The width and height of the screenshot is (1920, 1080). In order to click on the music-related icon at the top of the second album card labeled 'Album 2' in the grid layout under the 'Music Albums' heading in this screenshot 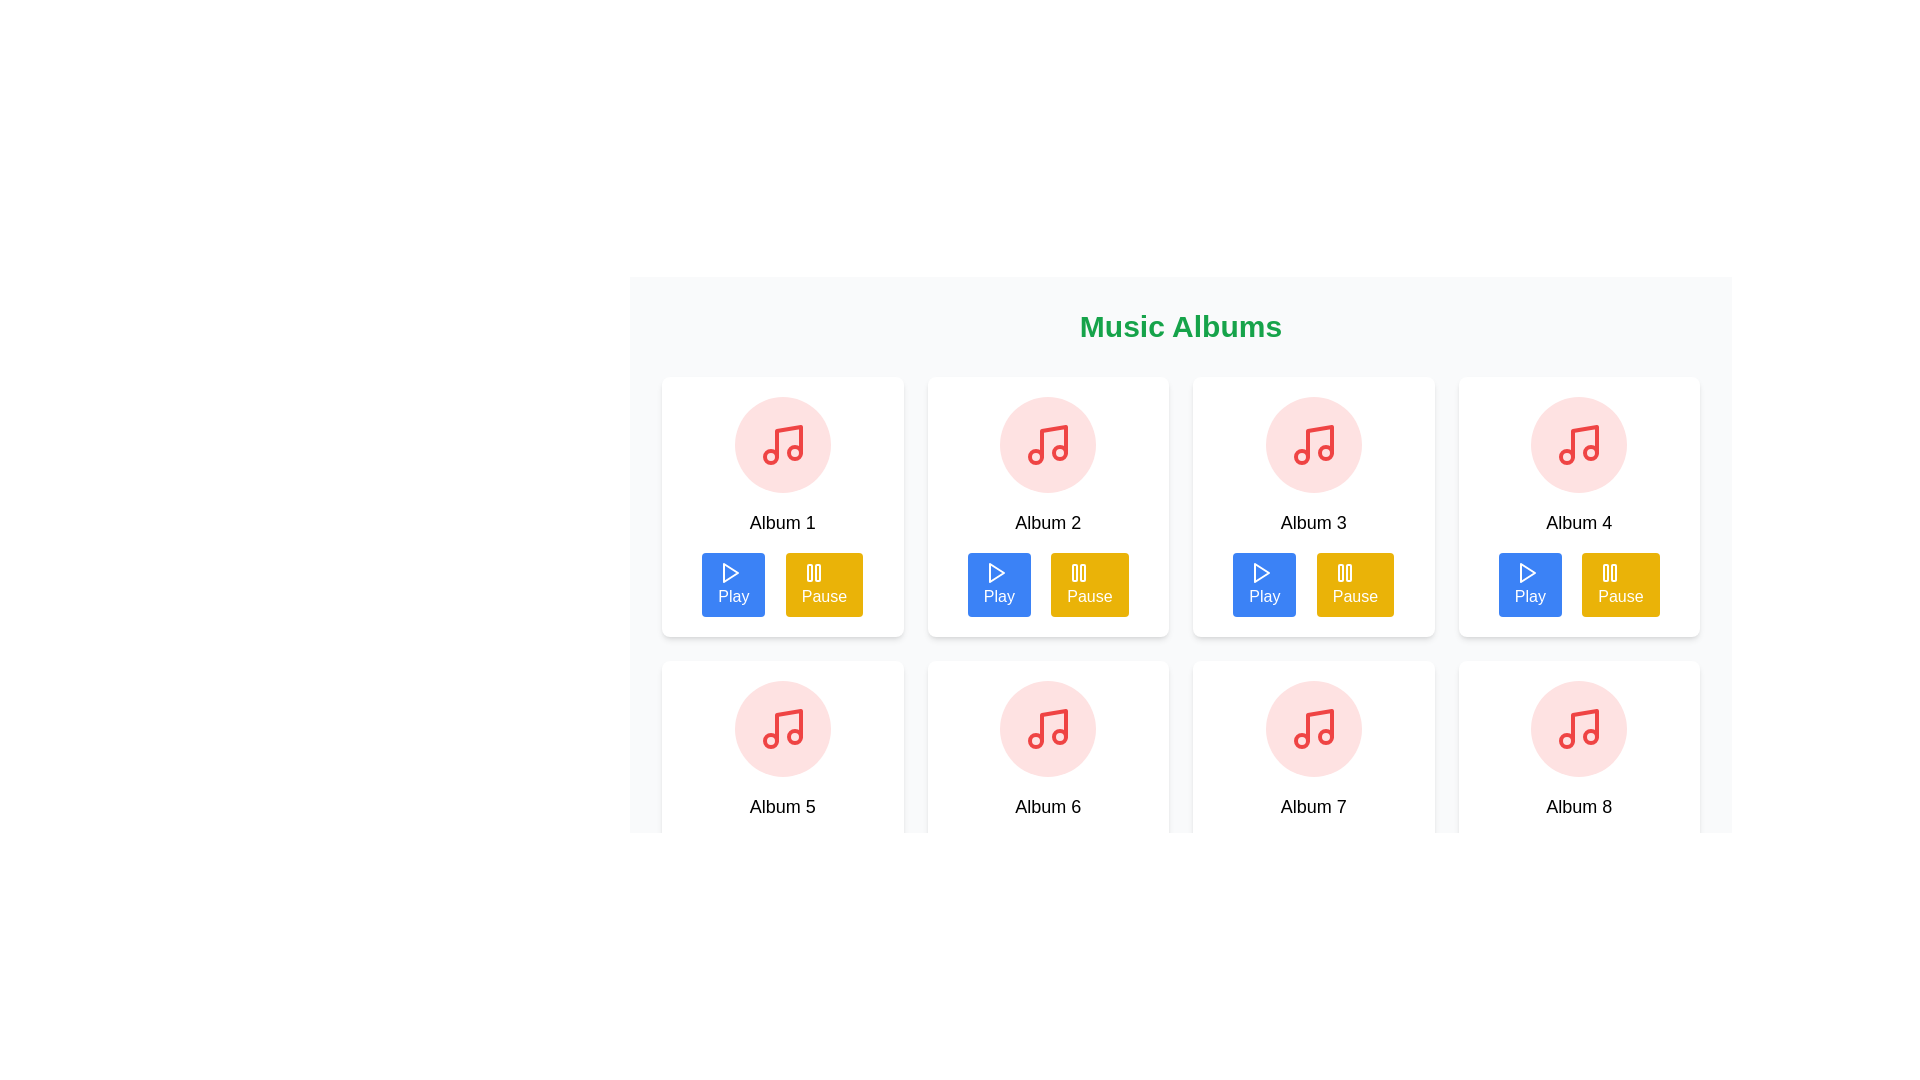, I will do `click(1047, 443)`.